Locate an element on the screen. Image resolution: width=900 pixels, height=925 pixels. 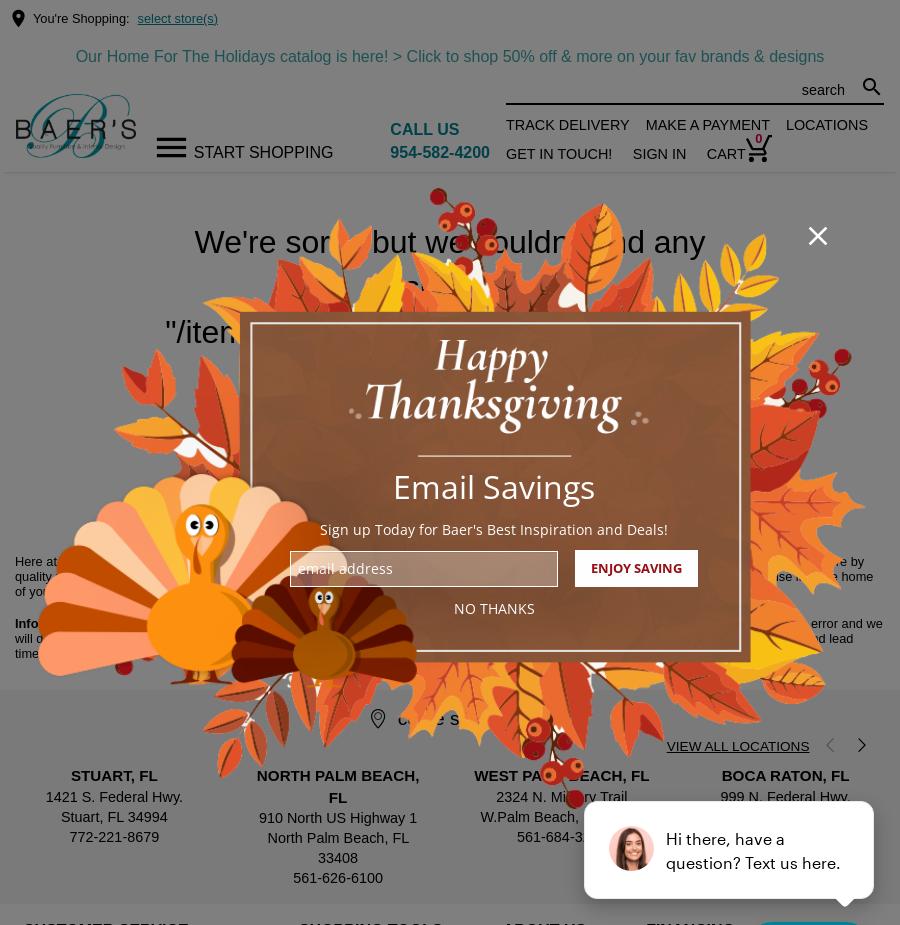
'Information Accuracy' is located at coordinates (79, 622).